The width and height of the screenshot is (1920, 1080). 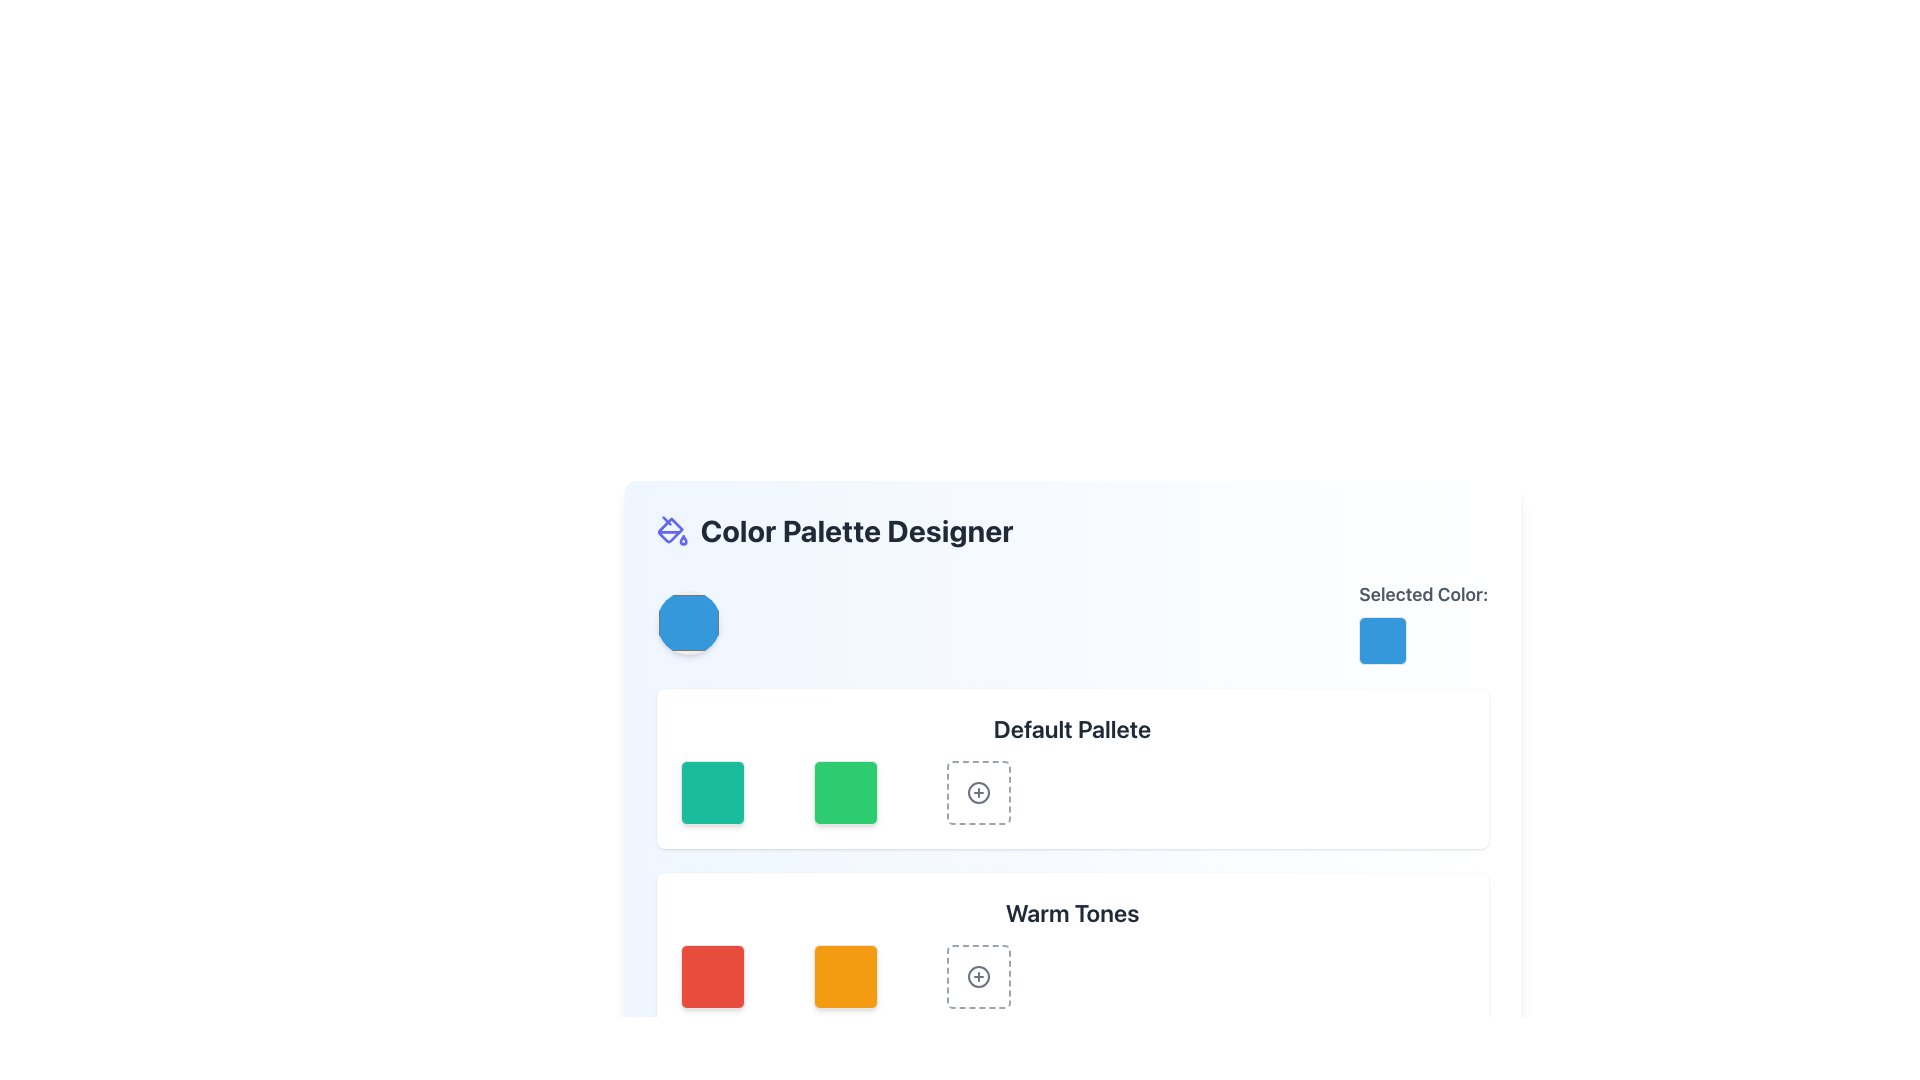 What do you see at coordinates (872, 975) in the screenshot?
I see `the second color palette button in the 'Warm Tones' section` at bounding box center [872, 975].